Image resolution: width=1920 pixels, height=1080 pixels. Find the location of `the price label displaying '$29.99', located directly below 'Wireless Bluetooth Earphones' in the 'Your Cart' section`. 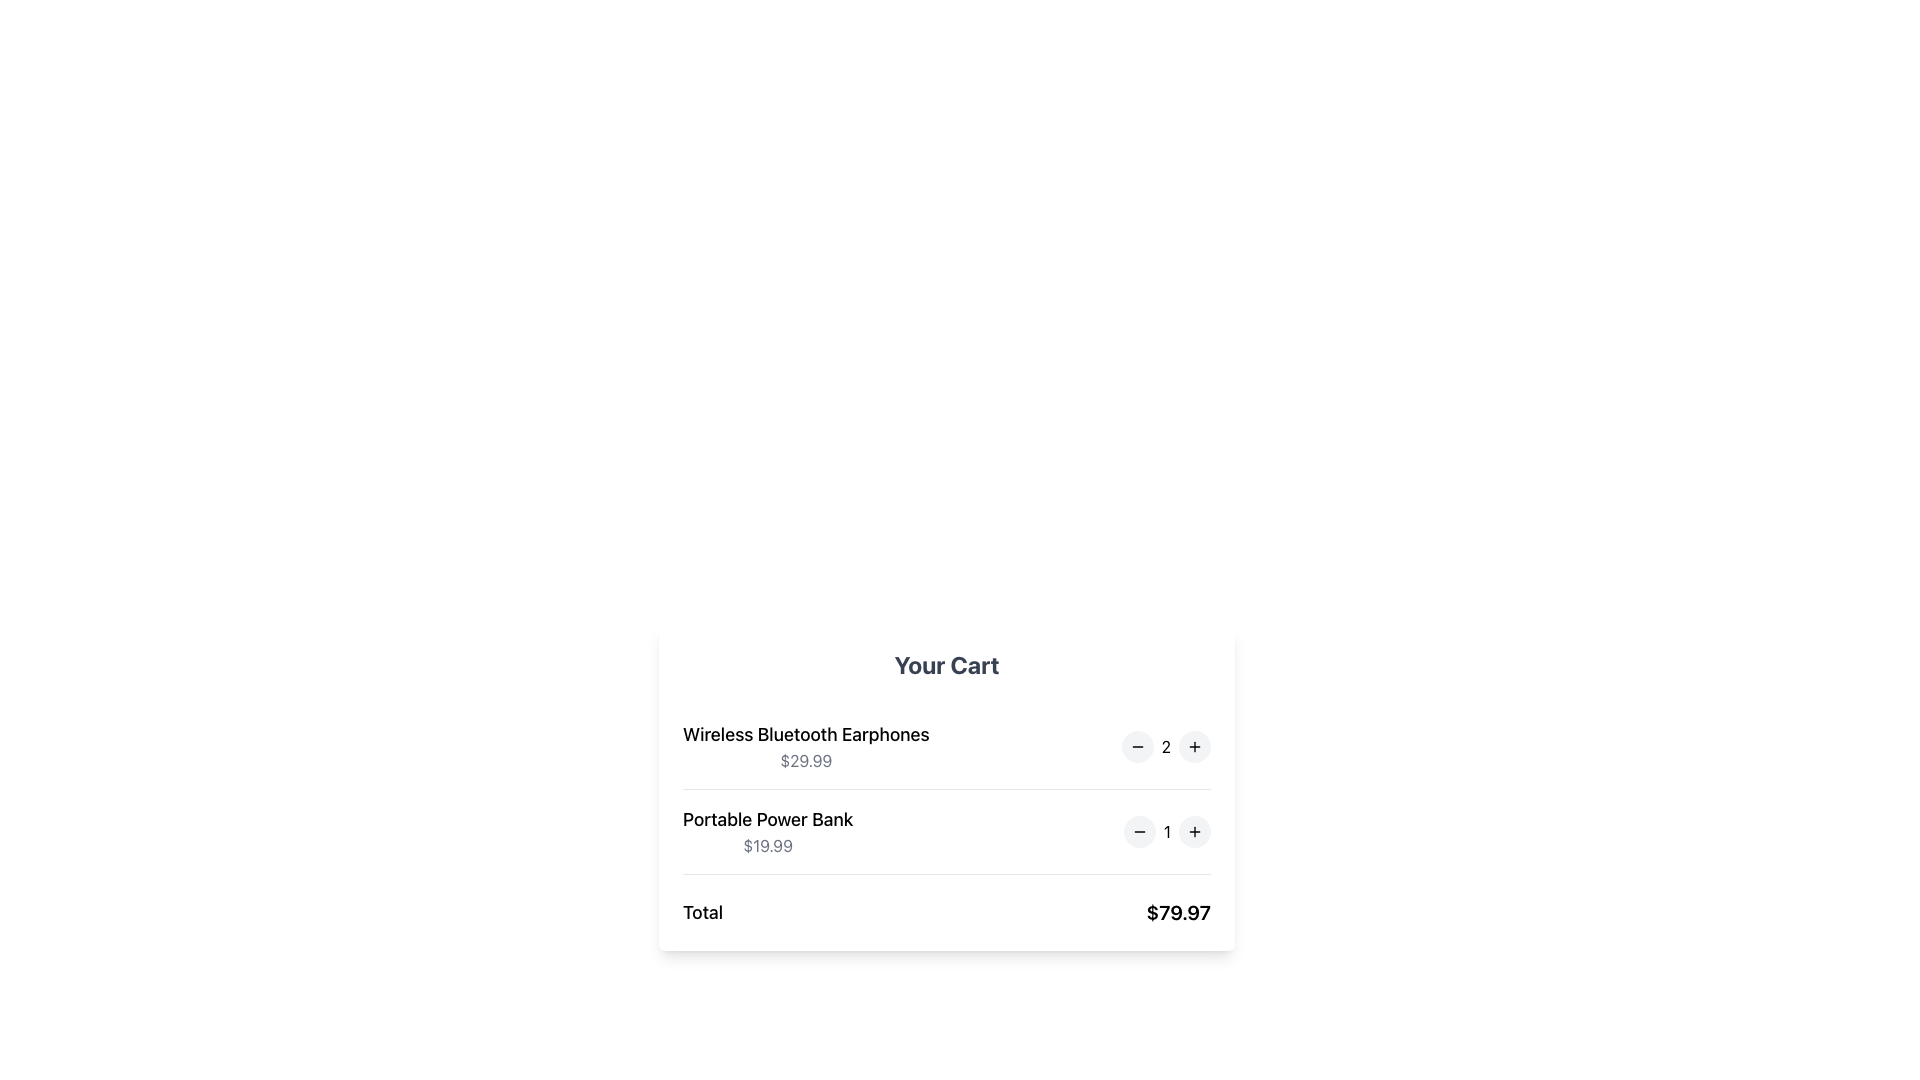

the price label displaying '$29.99', located directly below 'Wireless Bluetooth Earphones' in the 'Your Cart' section is located at coordinates (806, 760).